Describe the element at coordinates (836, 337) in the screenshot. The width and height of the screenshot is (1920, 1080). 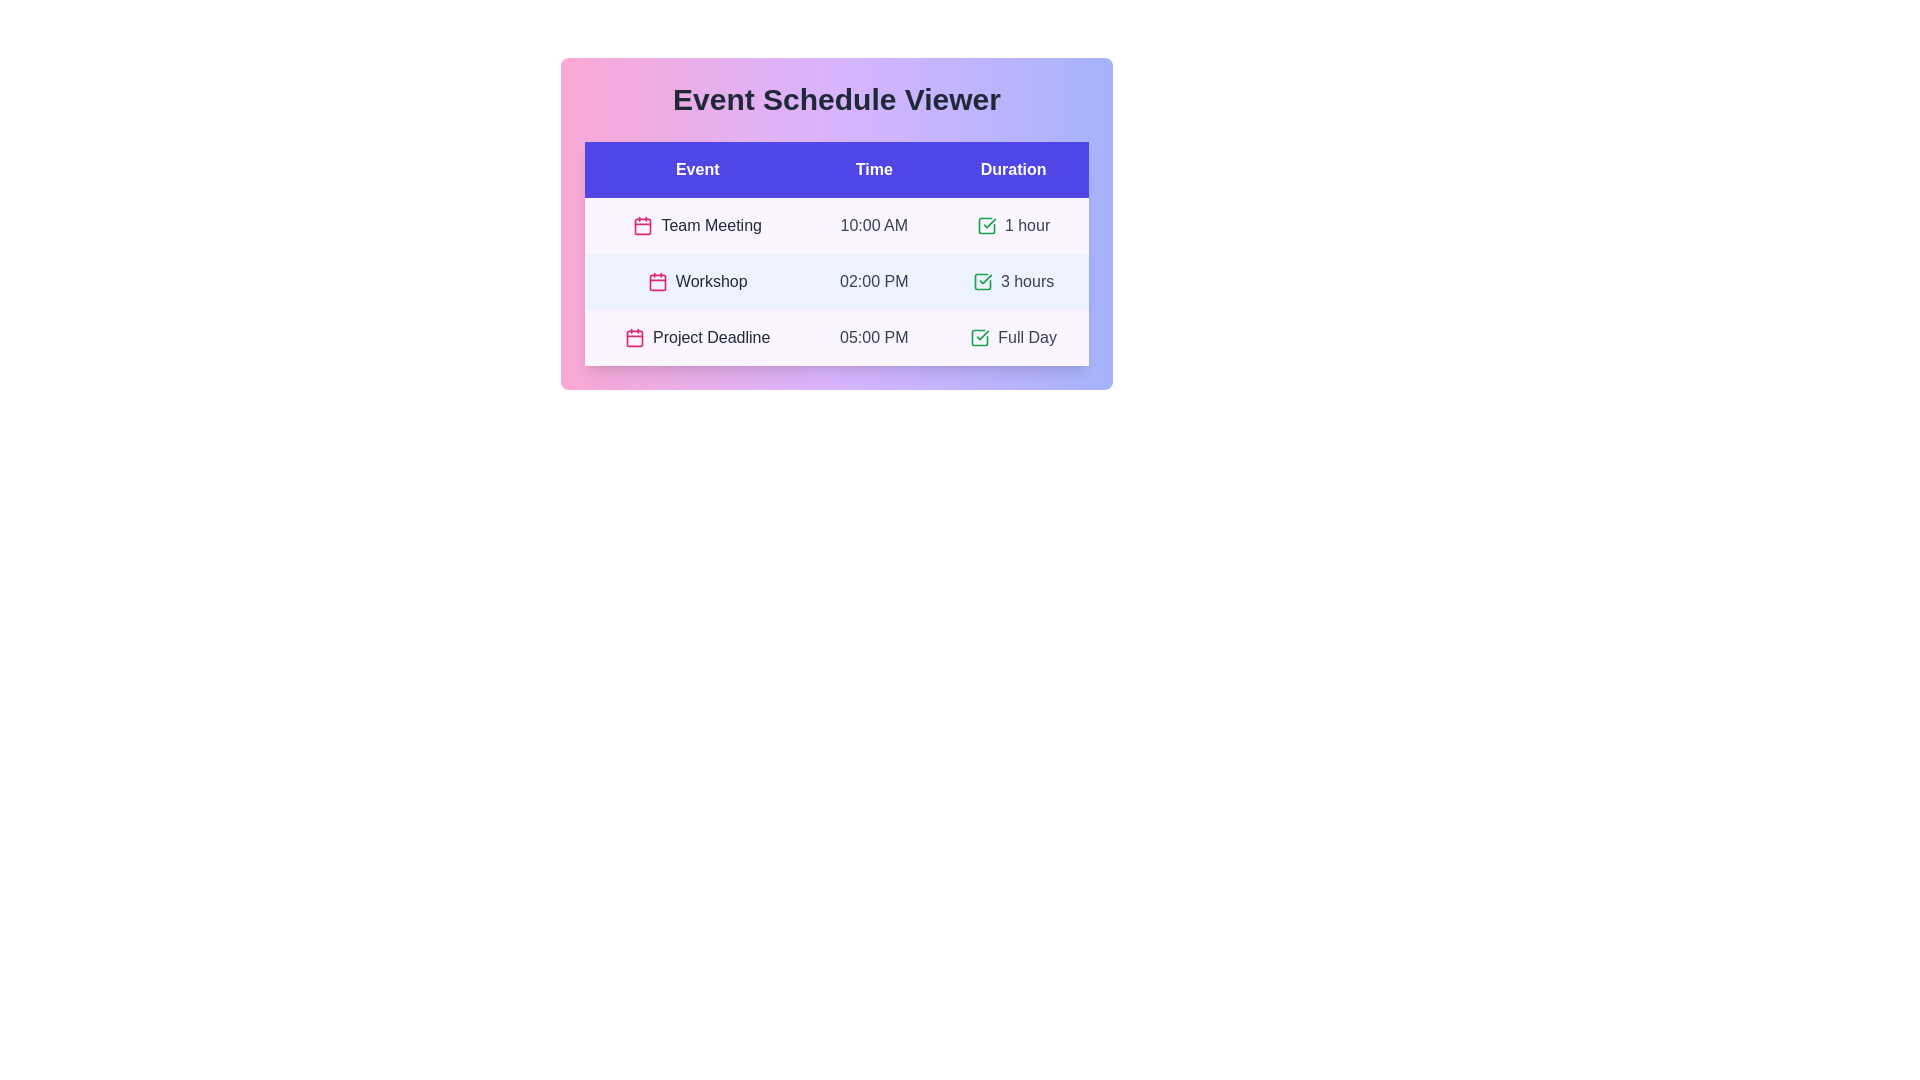
I see `the row corresponding to Project Deadline` at that location.